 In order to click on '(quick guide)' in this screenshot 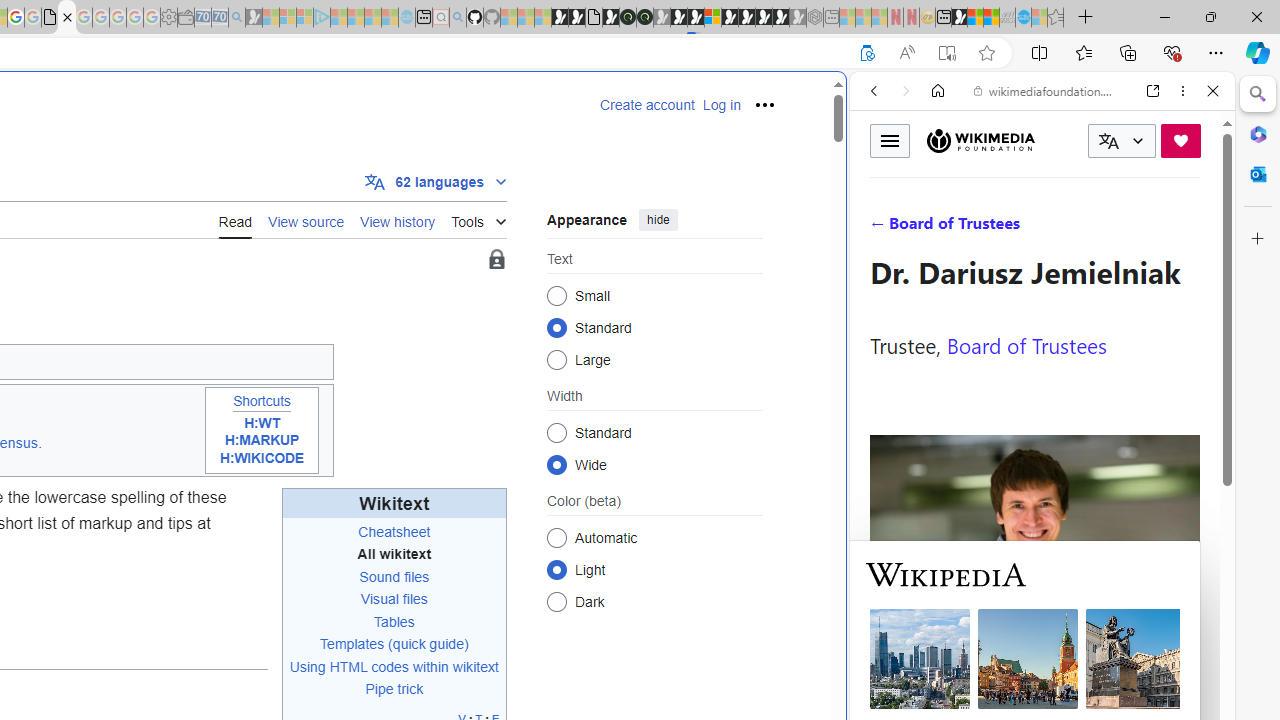, I will do `click(427, 644)`.